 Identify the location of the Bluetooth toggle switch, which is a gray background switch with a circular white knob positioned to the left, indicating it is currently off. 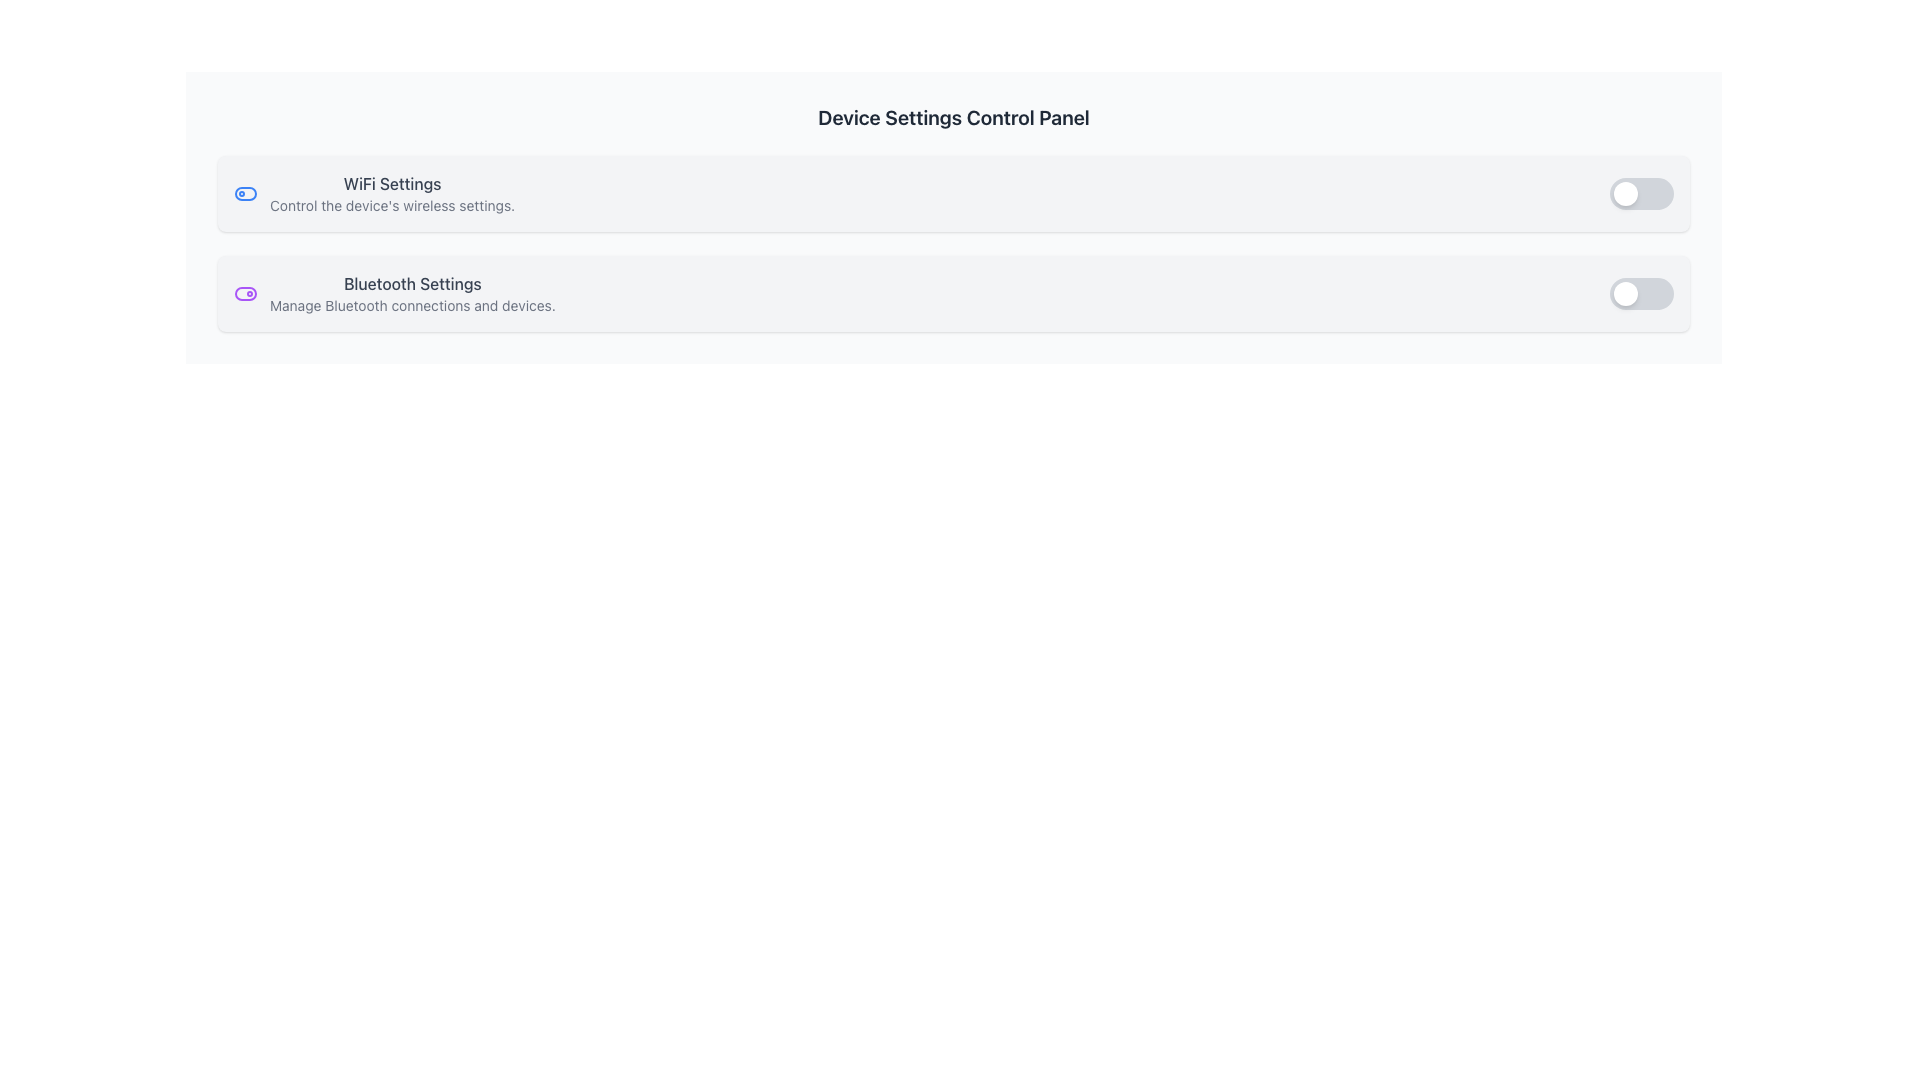
(1641, 293).